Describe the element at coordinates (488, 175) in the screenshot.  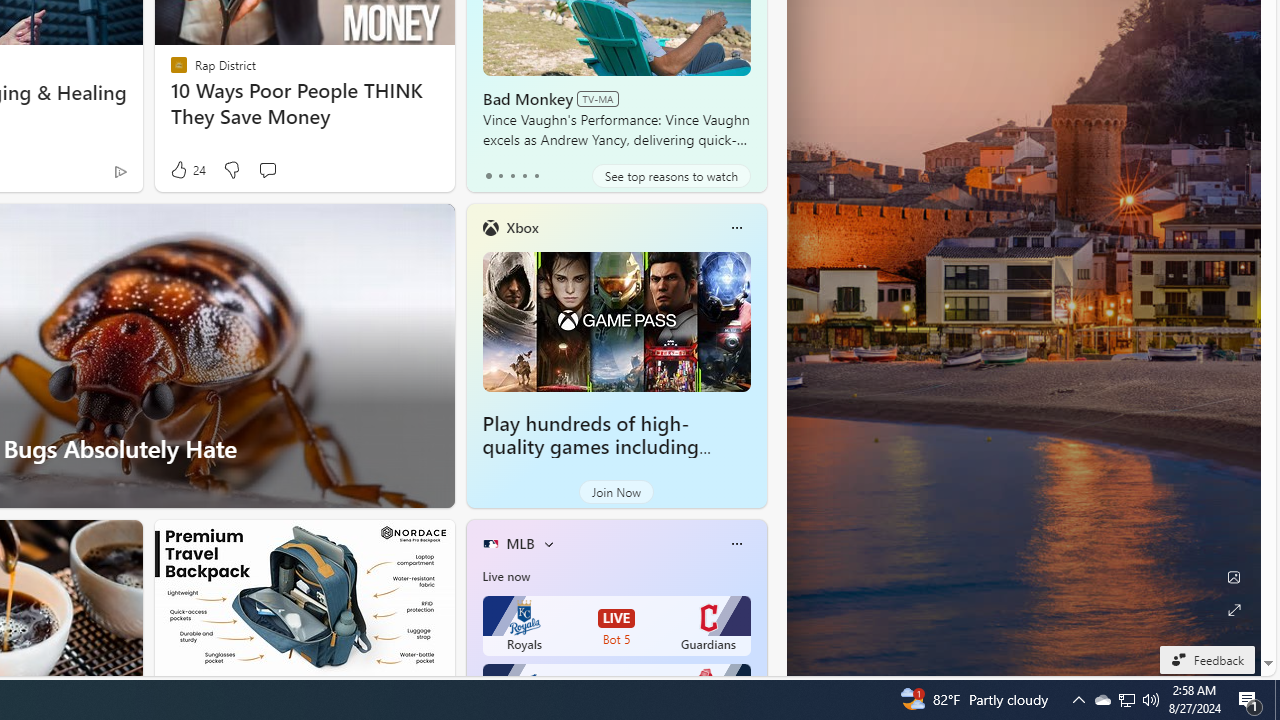
I see `'tab-0'` at that location.